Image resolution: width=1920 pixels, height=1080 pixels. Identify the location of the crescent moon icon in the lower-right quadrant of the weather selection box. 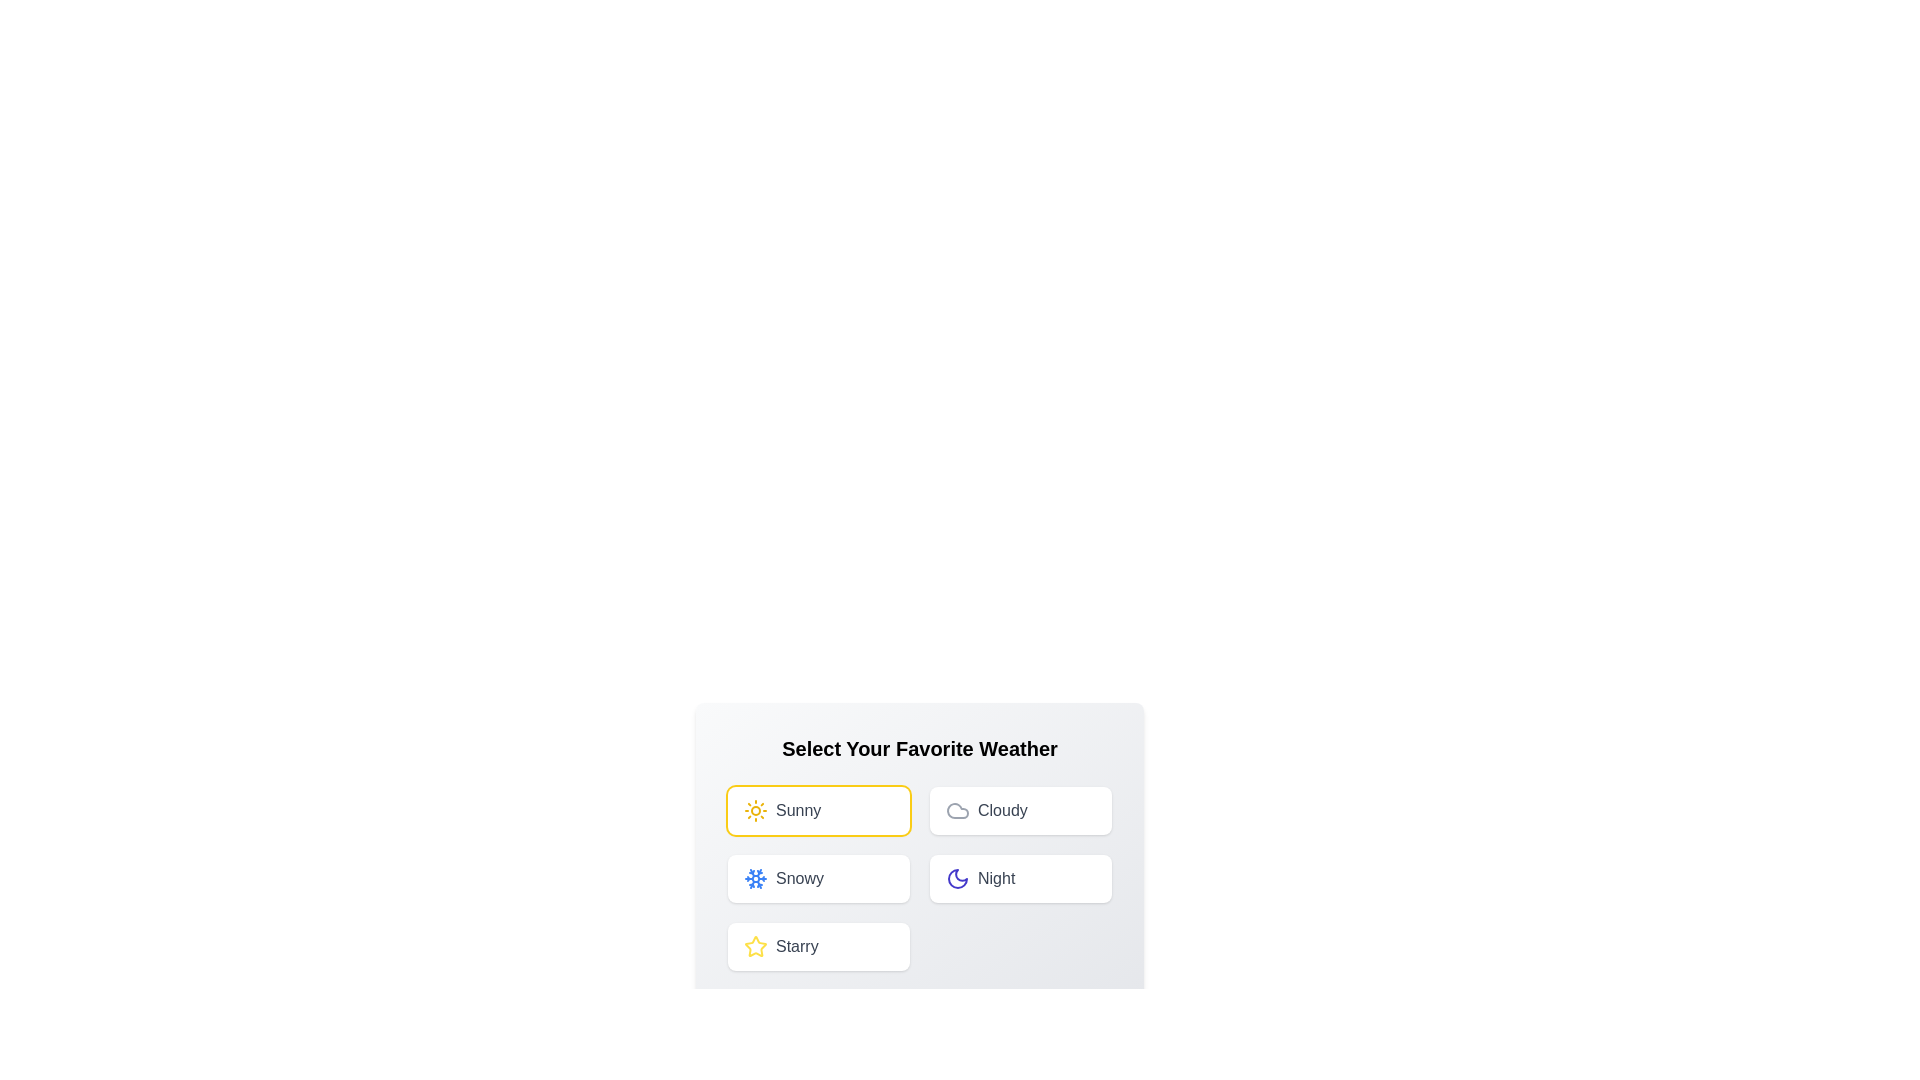
(957, 878).